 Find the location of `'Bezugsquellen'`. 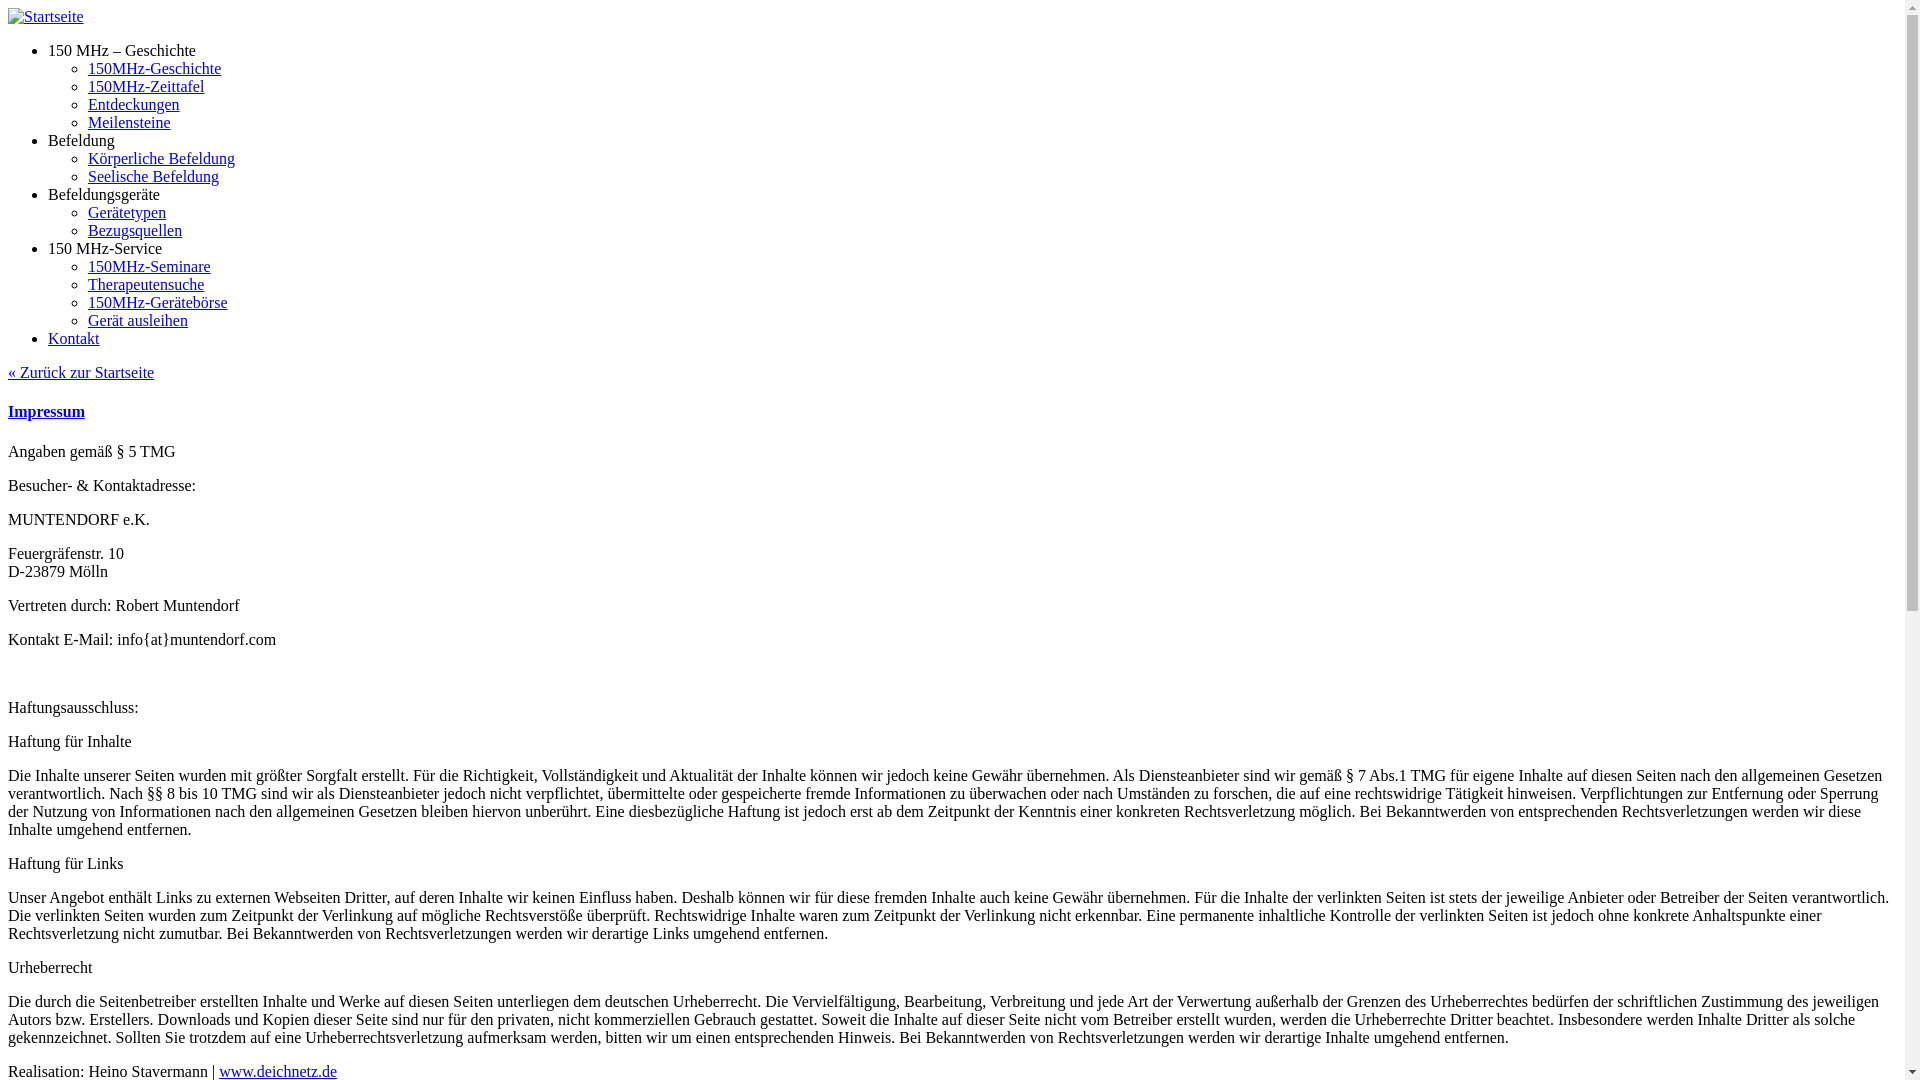

'Bezugsquellen' is located at coordinates (86, 229).